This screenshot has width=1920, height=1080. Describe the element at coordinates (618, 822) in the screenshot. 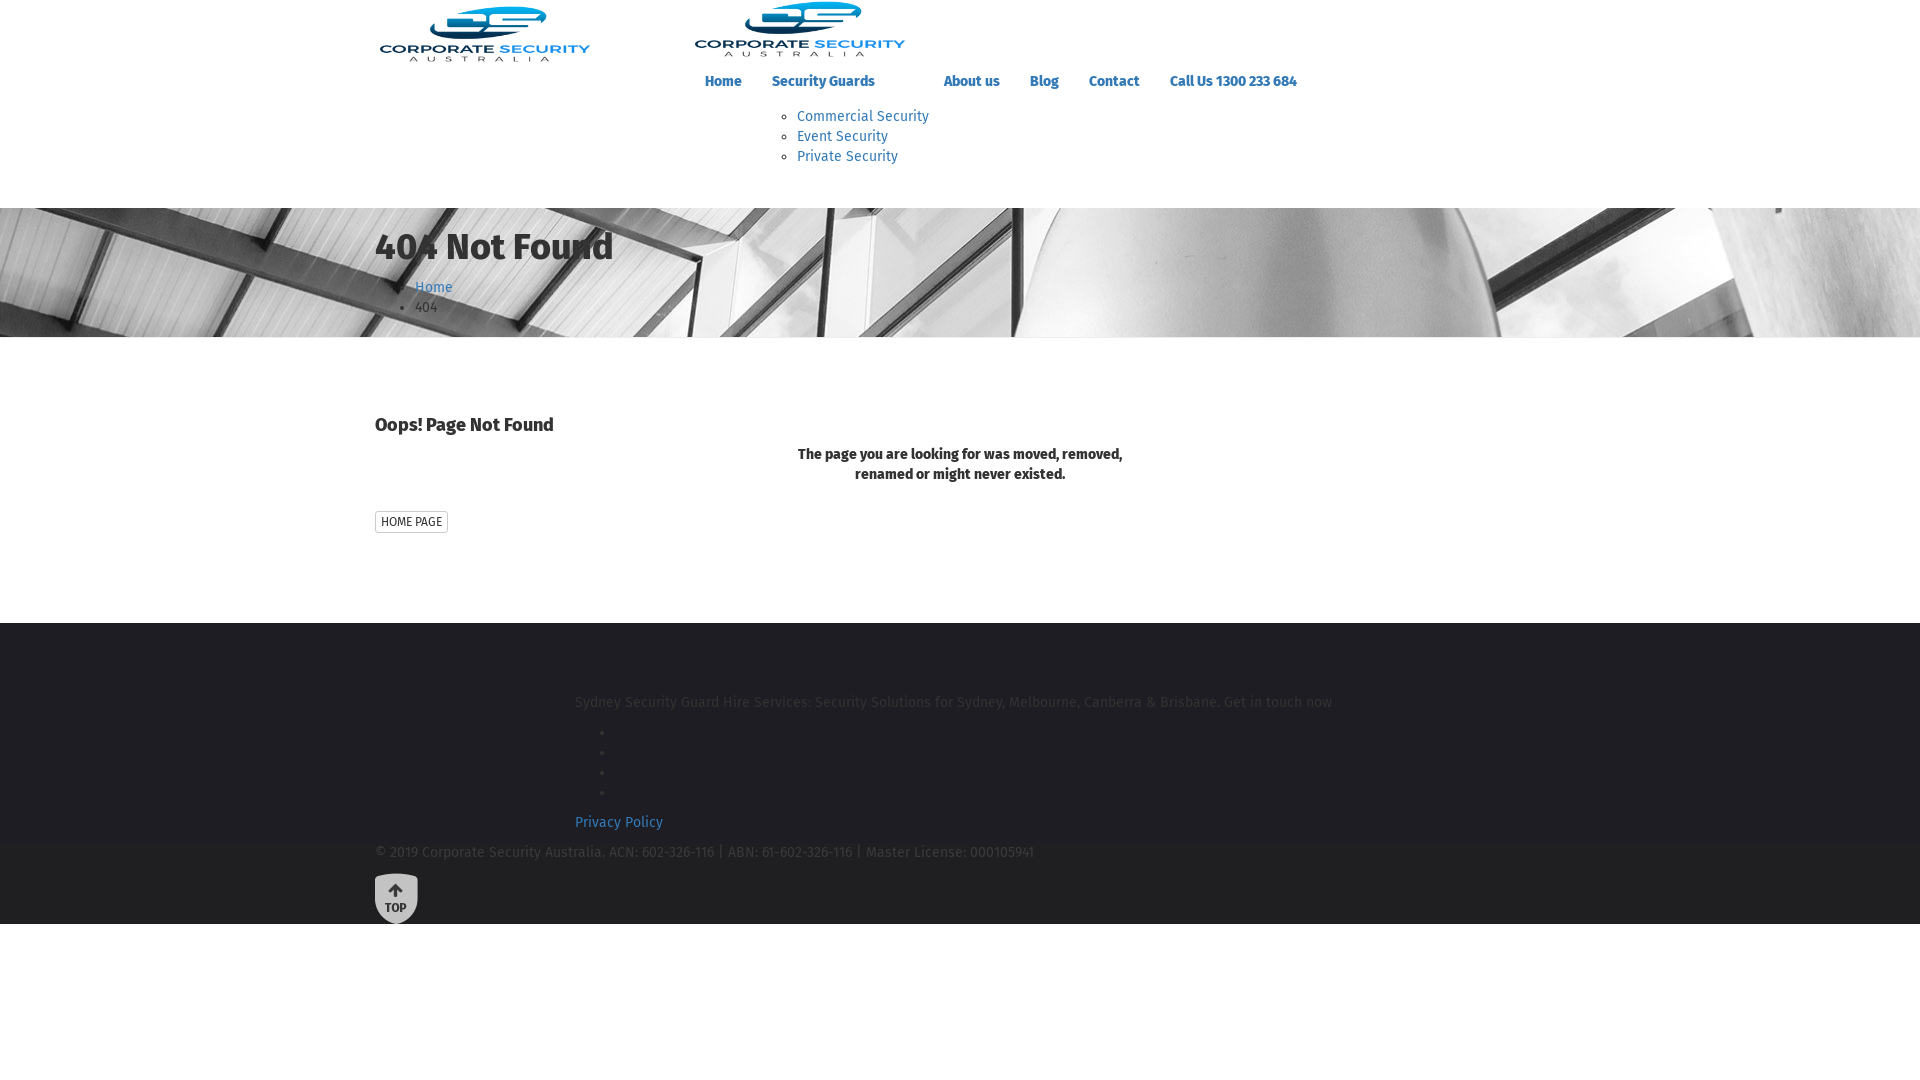

I see `'Privacy Policy'` at that location.